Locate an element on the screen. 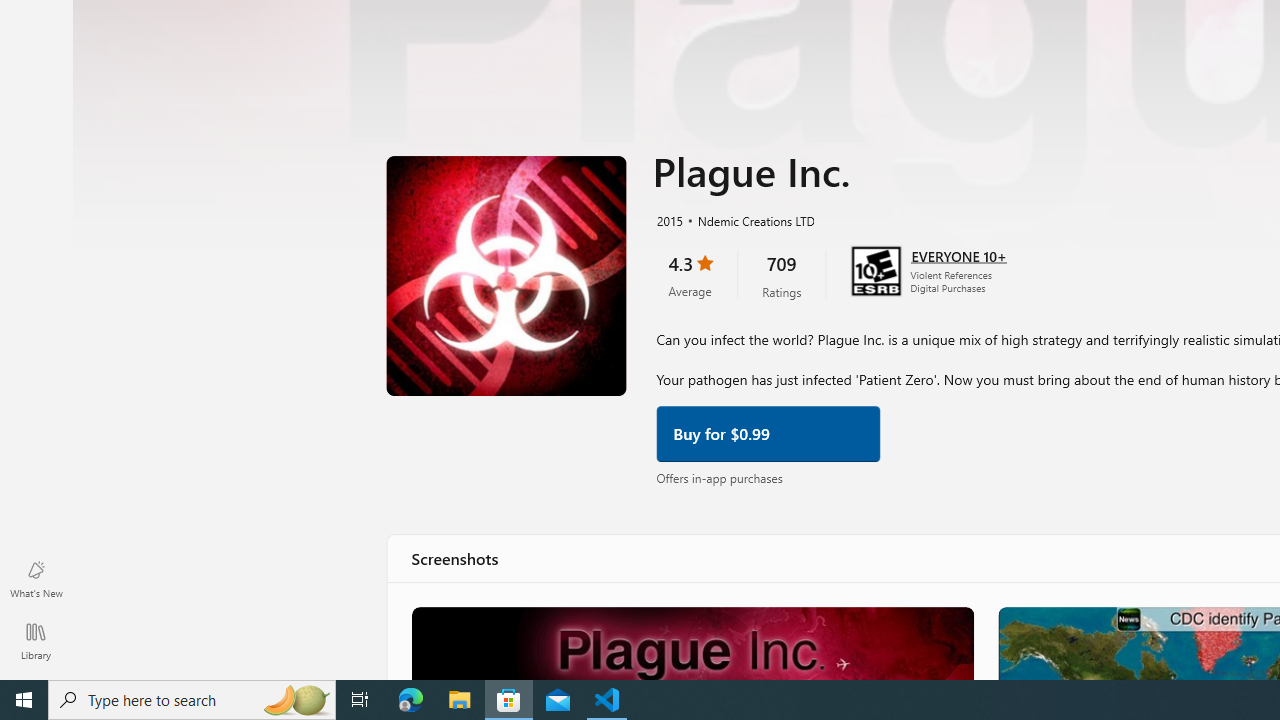 This screenshot has height=720, width=1280. 'Buy' is located at coordinates (767, 431).